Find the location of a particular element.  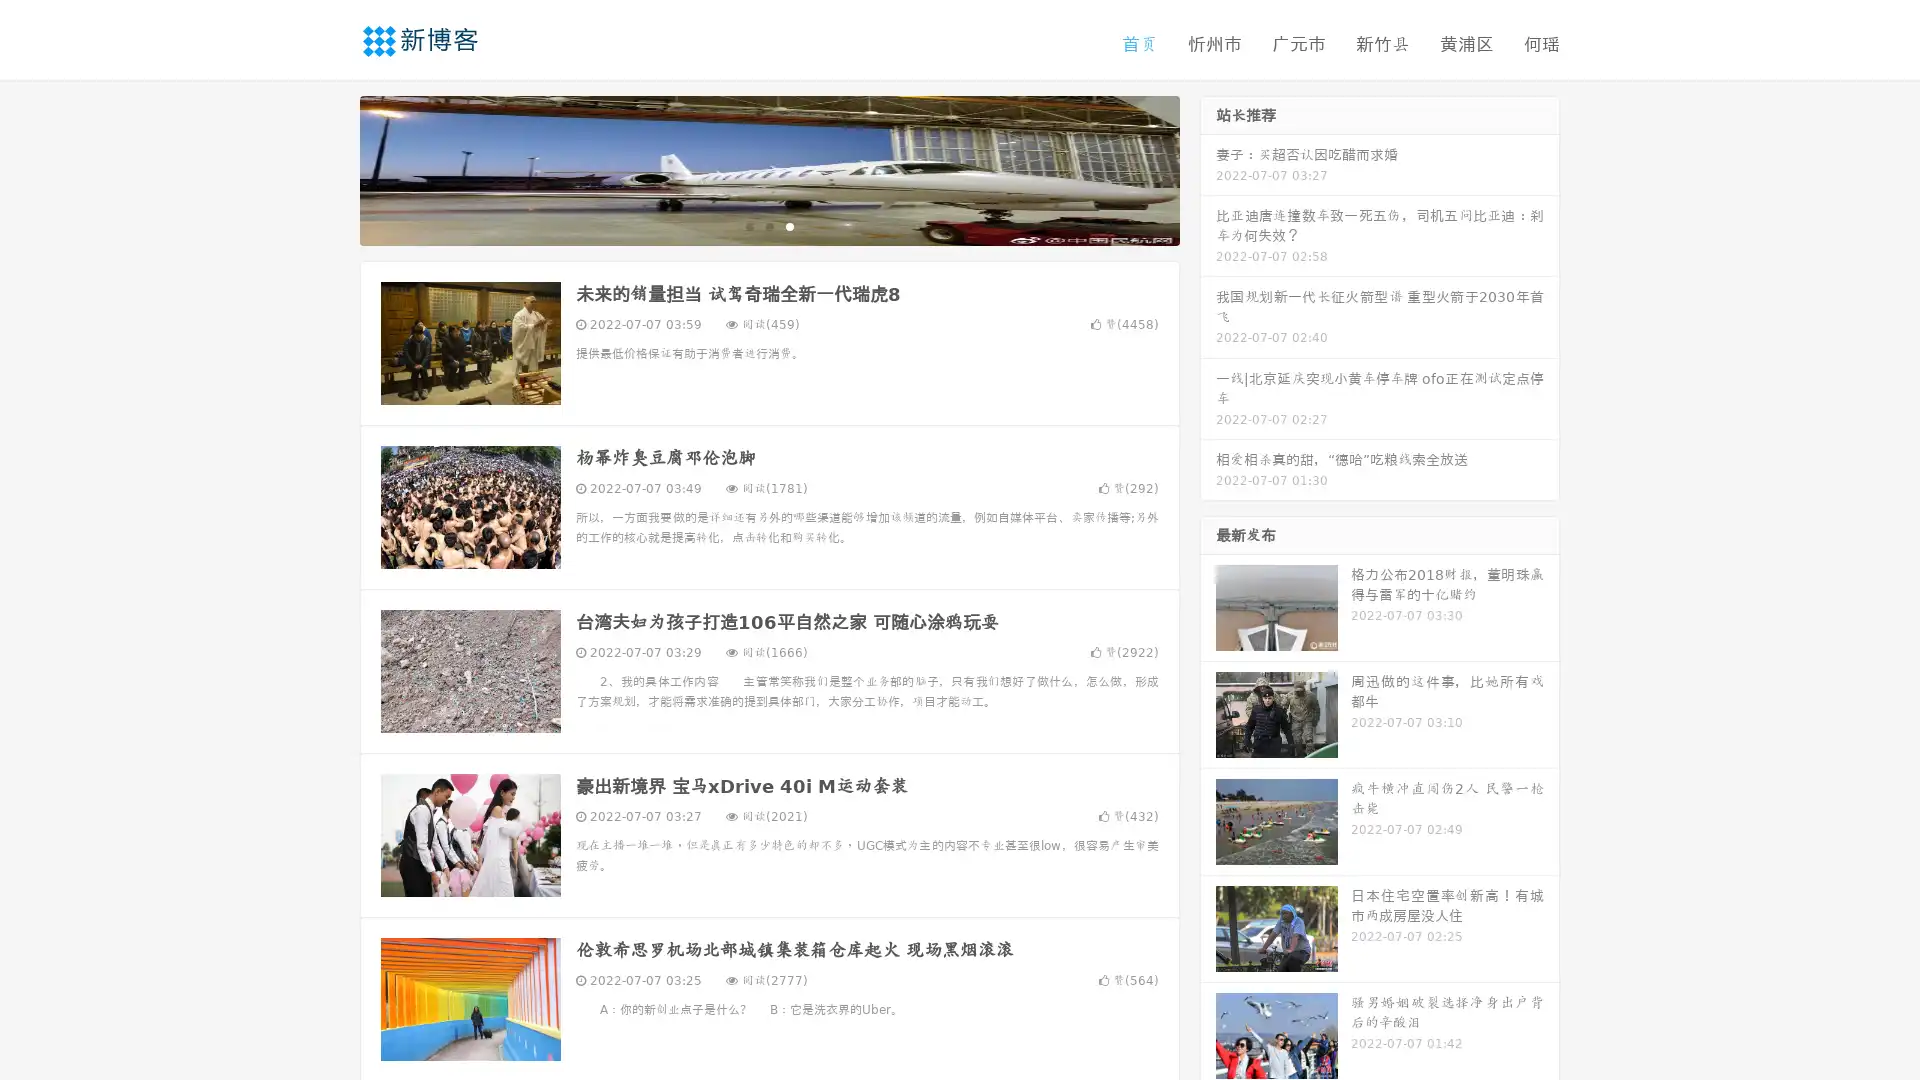

Go to slide 2 is located at coordinates (768, 225).